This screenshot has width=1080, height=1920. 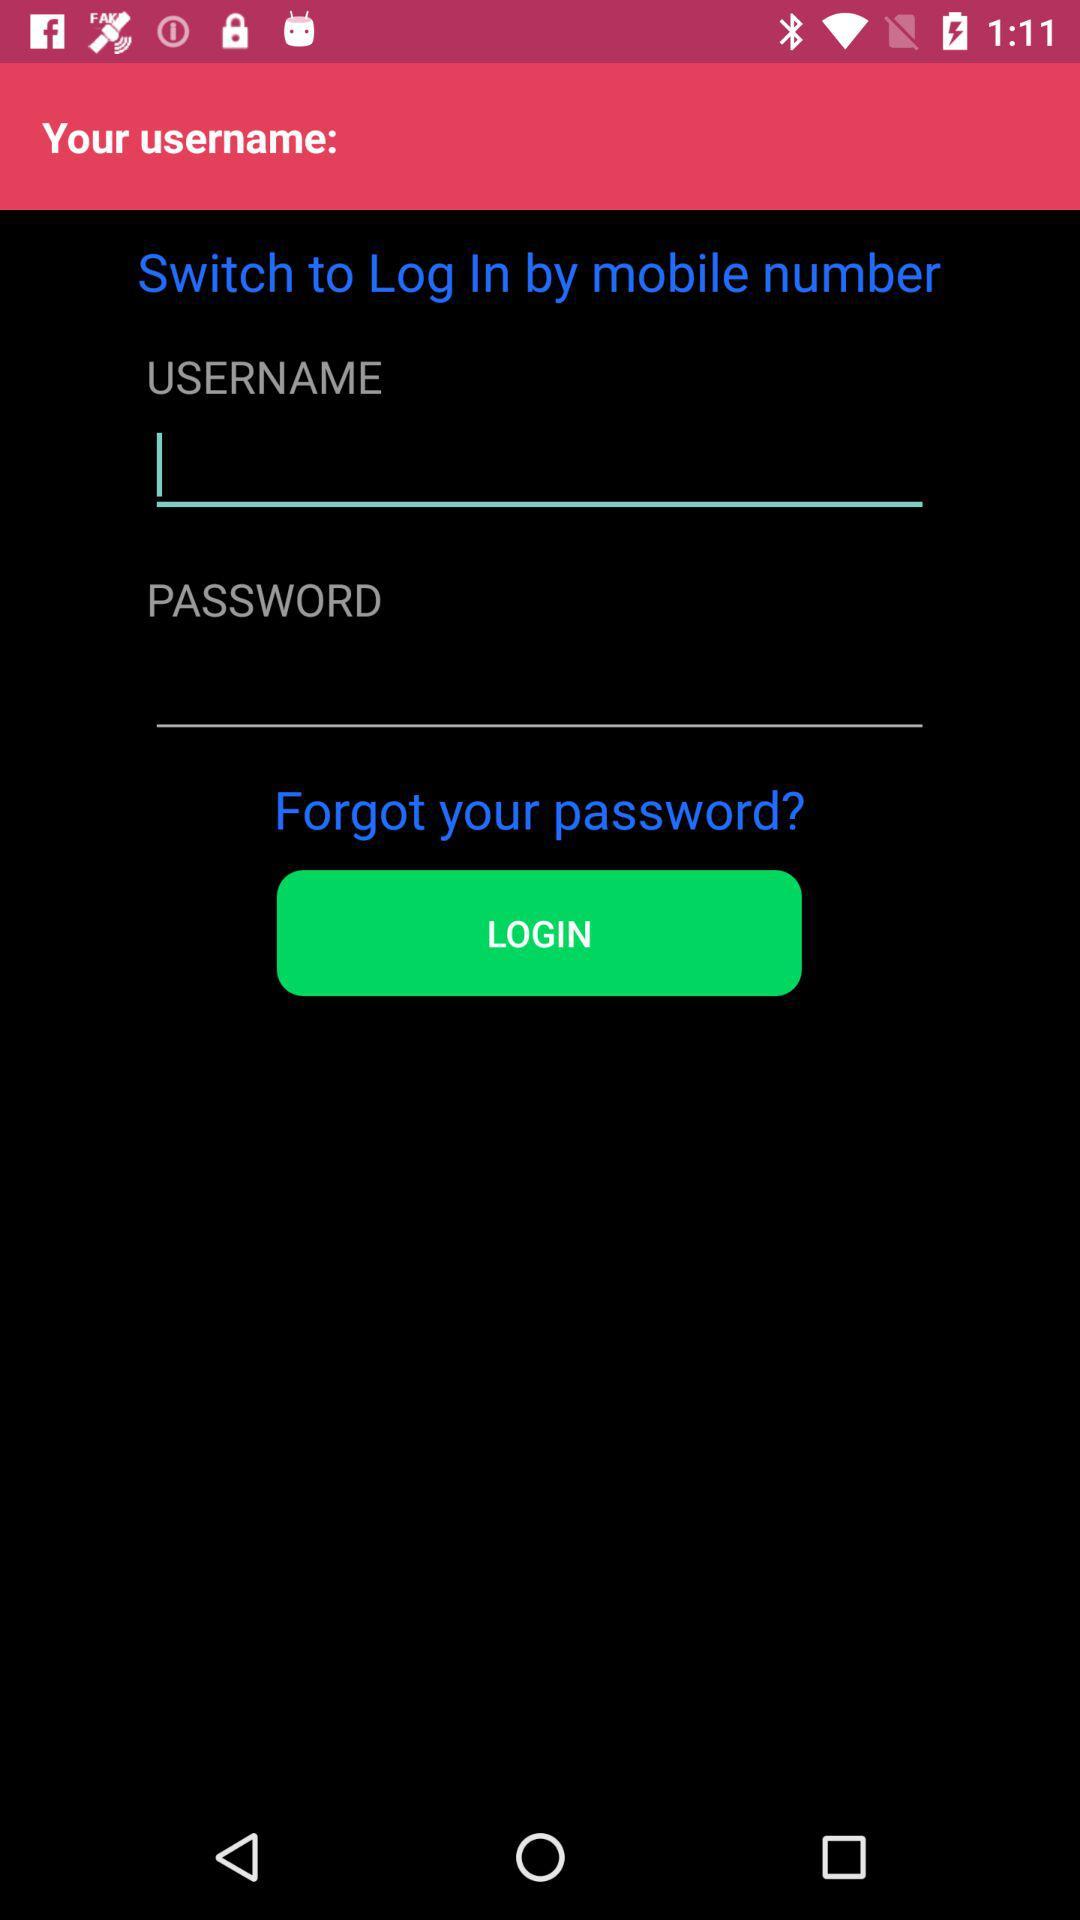 I want to click on the icon below your username: app, so click(x=538, y=270).